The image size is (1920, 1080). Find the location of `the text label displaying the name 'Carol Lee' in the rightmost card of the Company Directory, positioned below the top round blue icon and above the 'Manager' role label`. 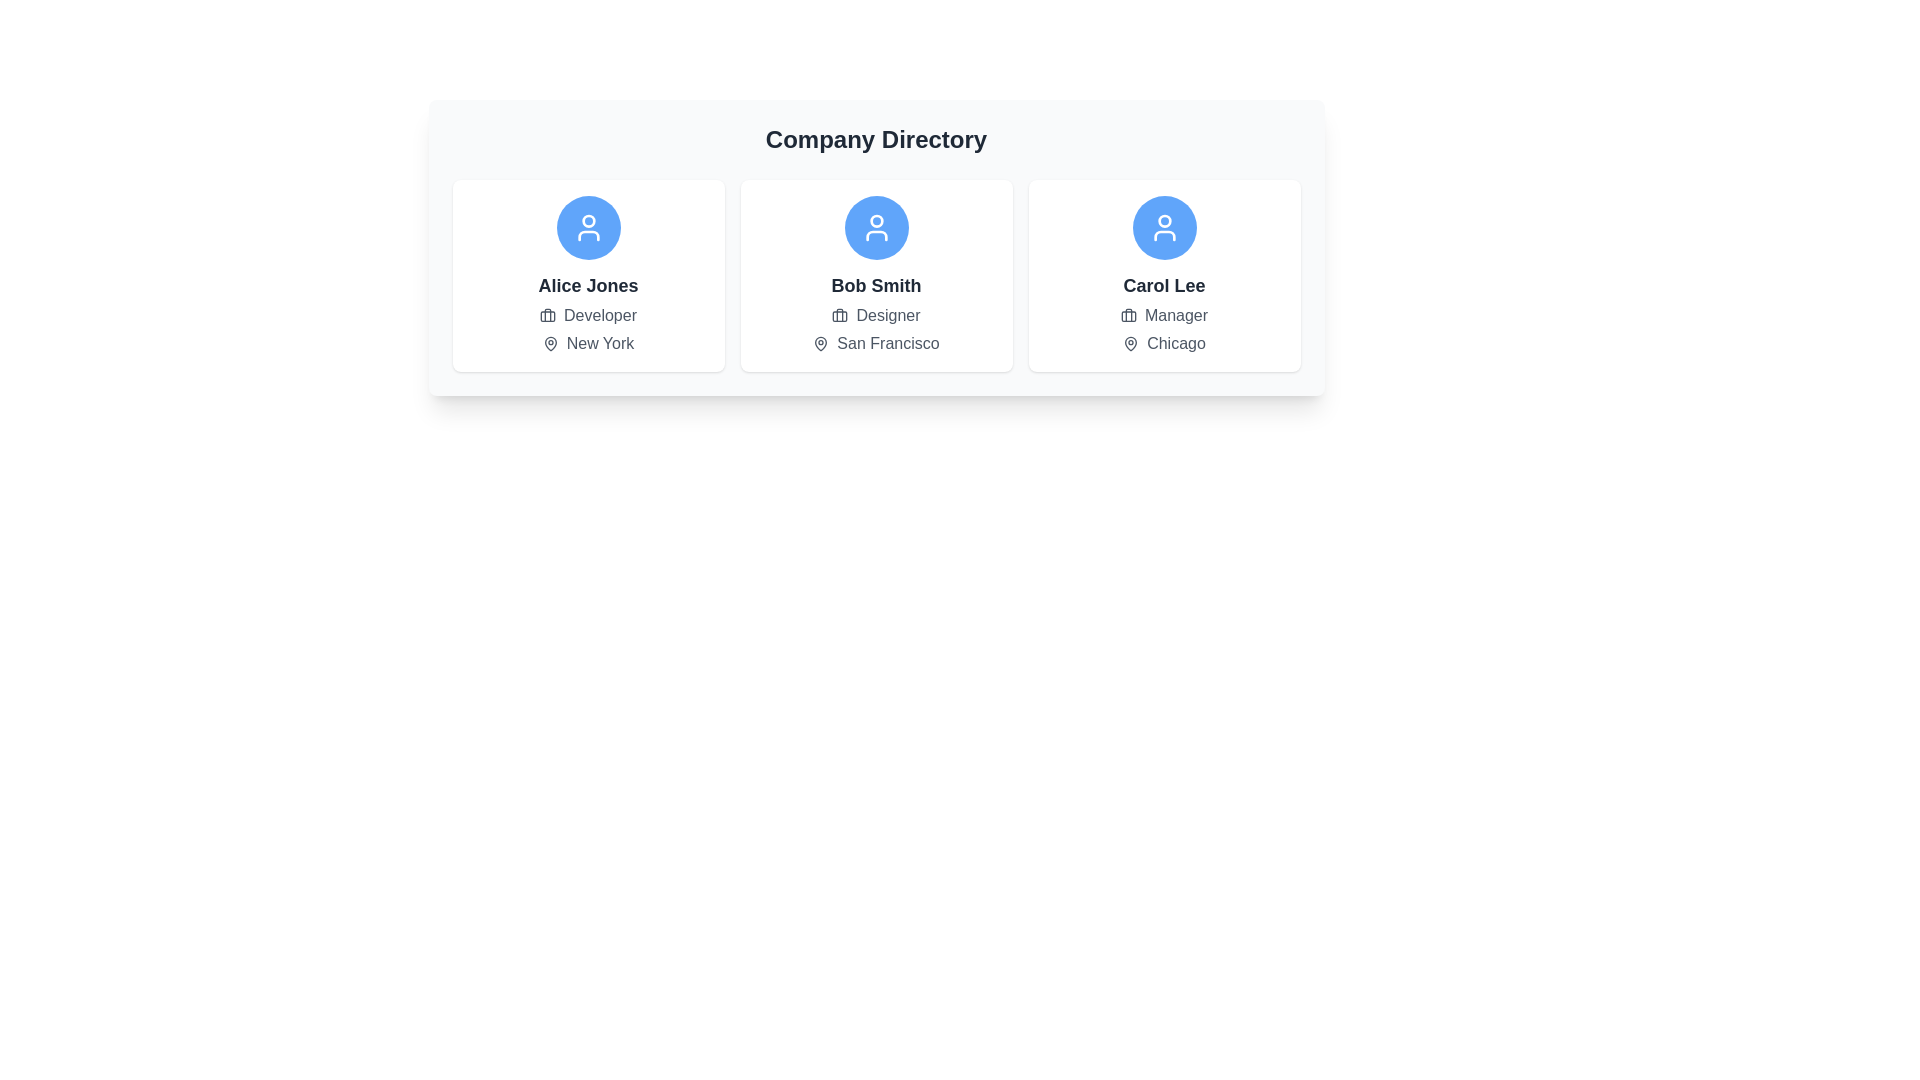

the text label displaying the name 'Carol Lee' in the rightmost card of the Company Directory, positioned below the top round blue icon and above the 'Manager' role label is located at coordinates (1164, 285).